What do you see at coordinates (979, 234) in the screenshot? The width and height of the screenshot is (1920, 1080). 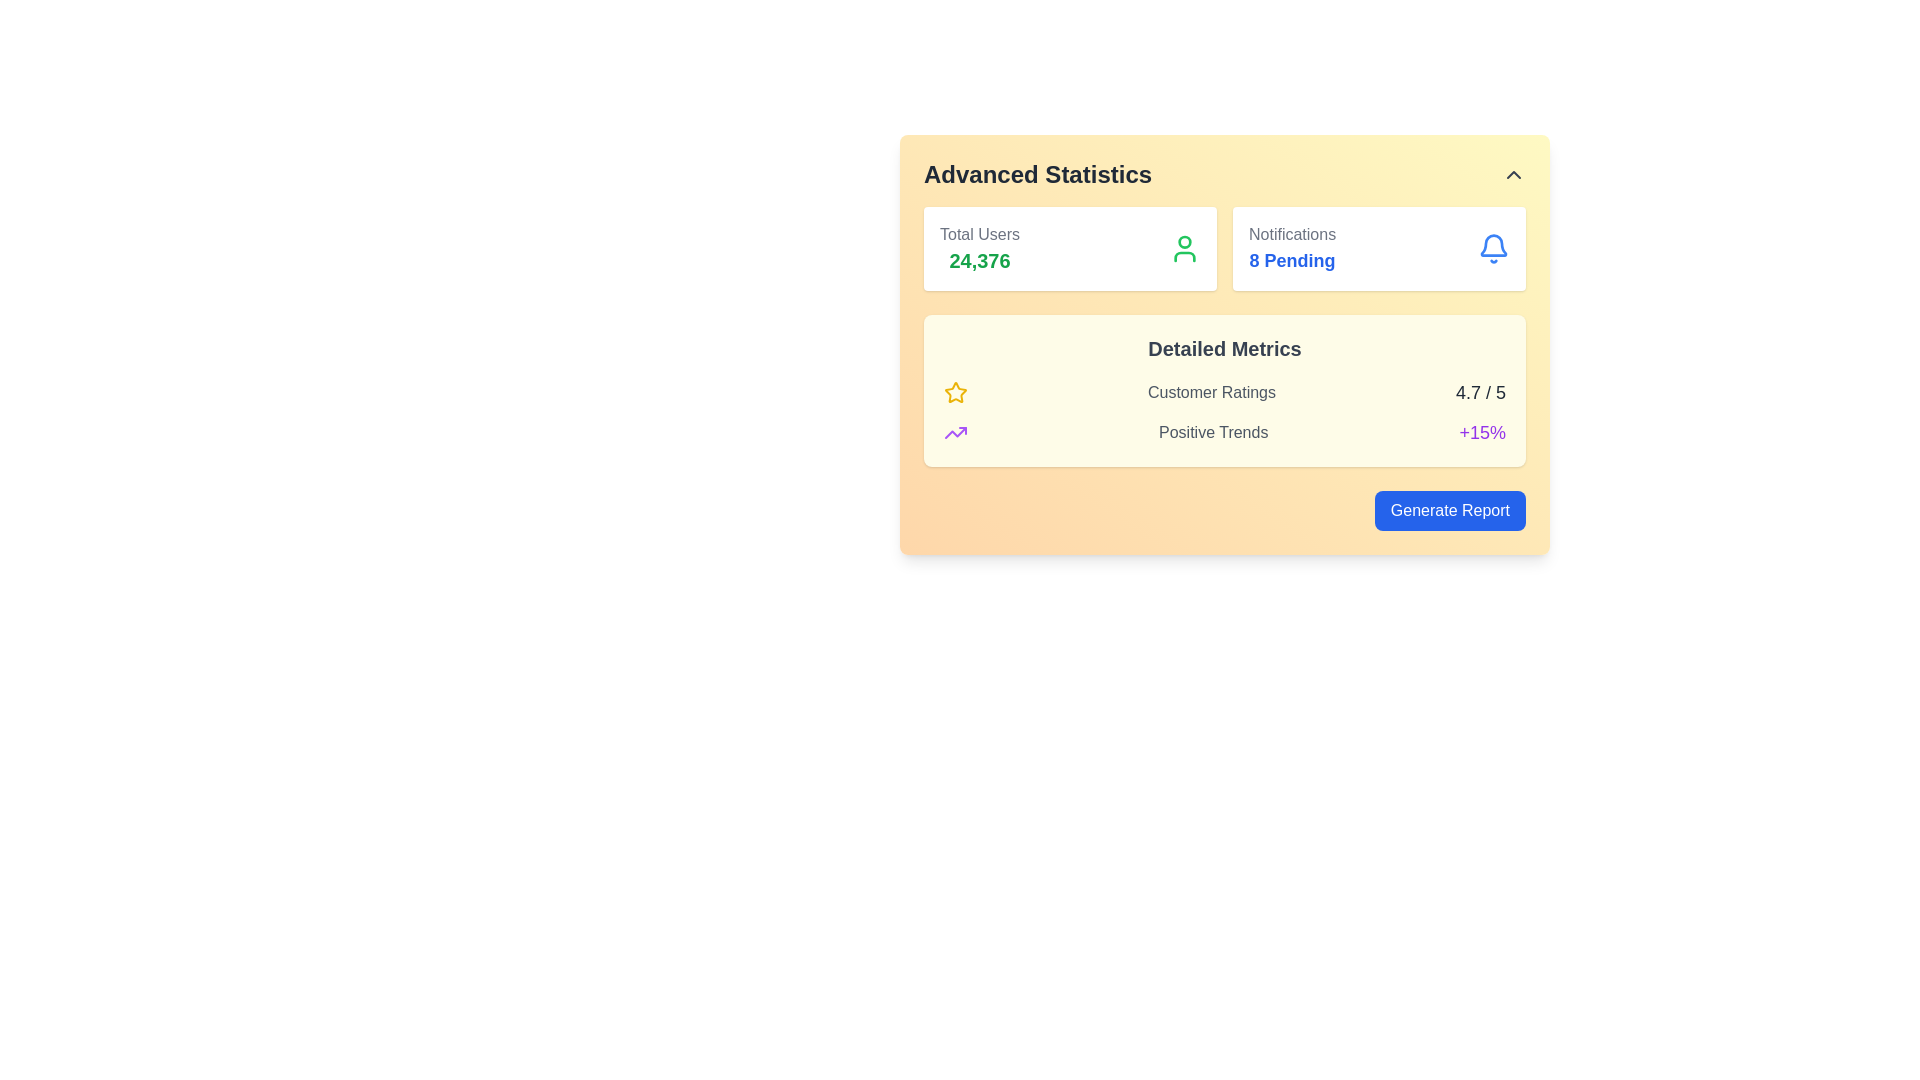 I see `the text label that provides context for the numerical value '24,376', located in the top-left section of the interface within a light card component` at bounding box center [979, 234].